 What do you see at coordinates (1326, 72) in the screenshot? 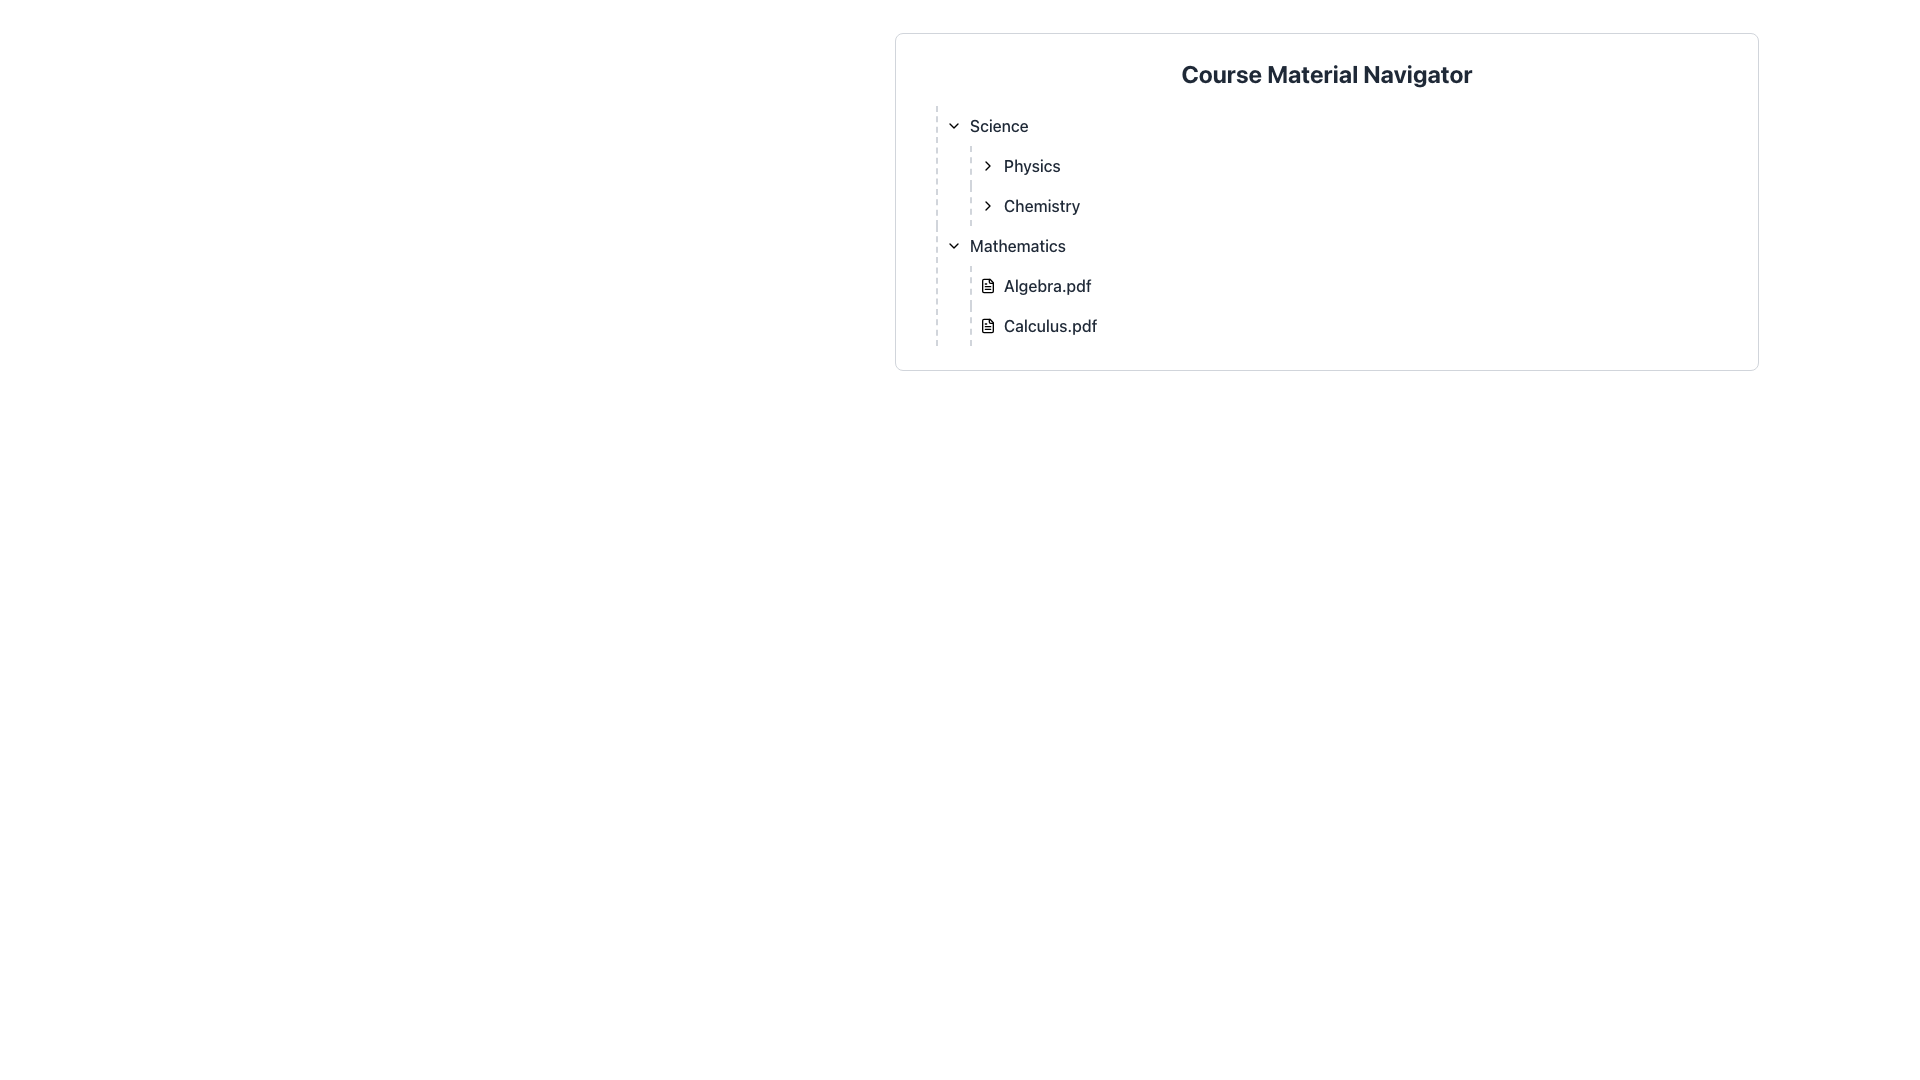
I see `text label titled 'Course Material Navigator', which is a bold, large-sized title styled in dark gray font, located at the top of the interface` at bounding box center [1326, 72].